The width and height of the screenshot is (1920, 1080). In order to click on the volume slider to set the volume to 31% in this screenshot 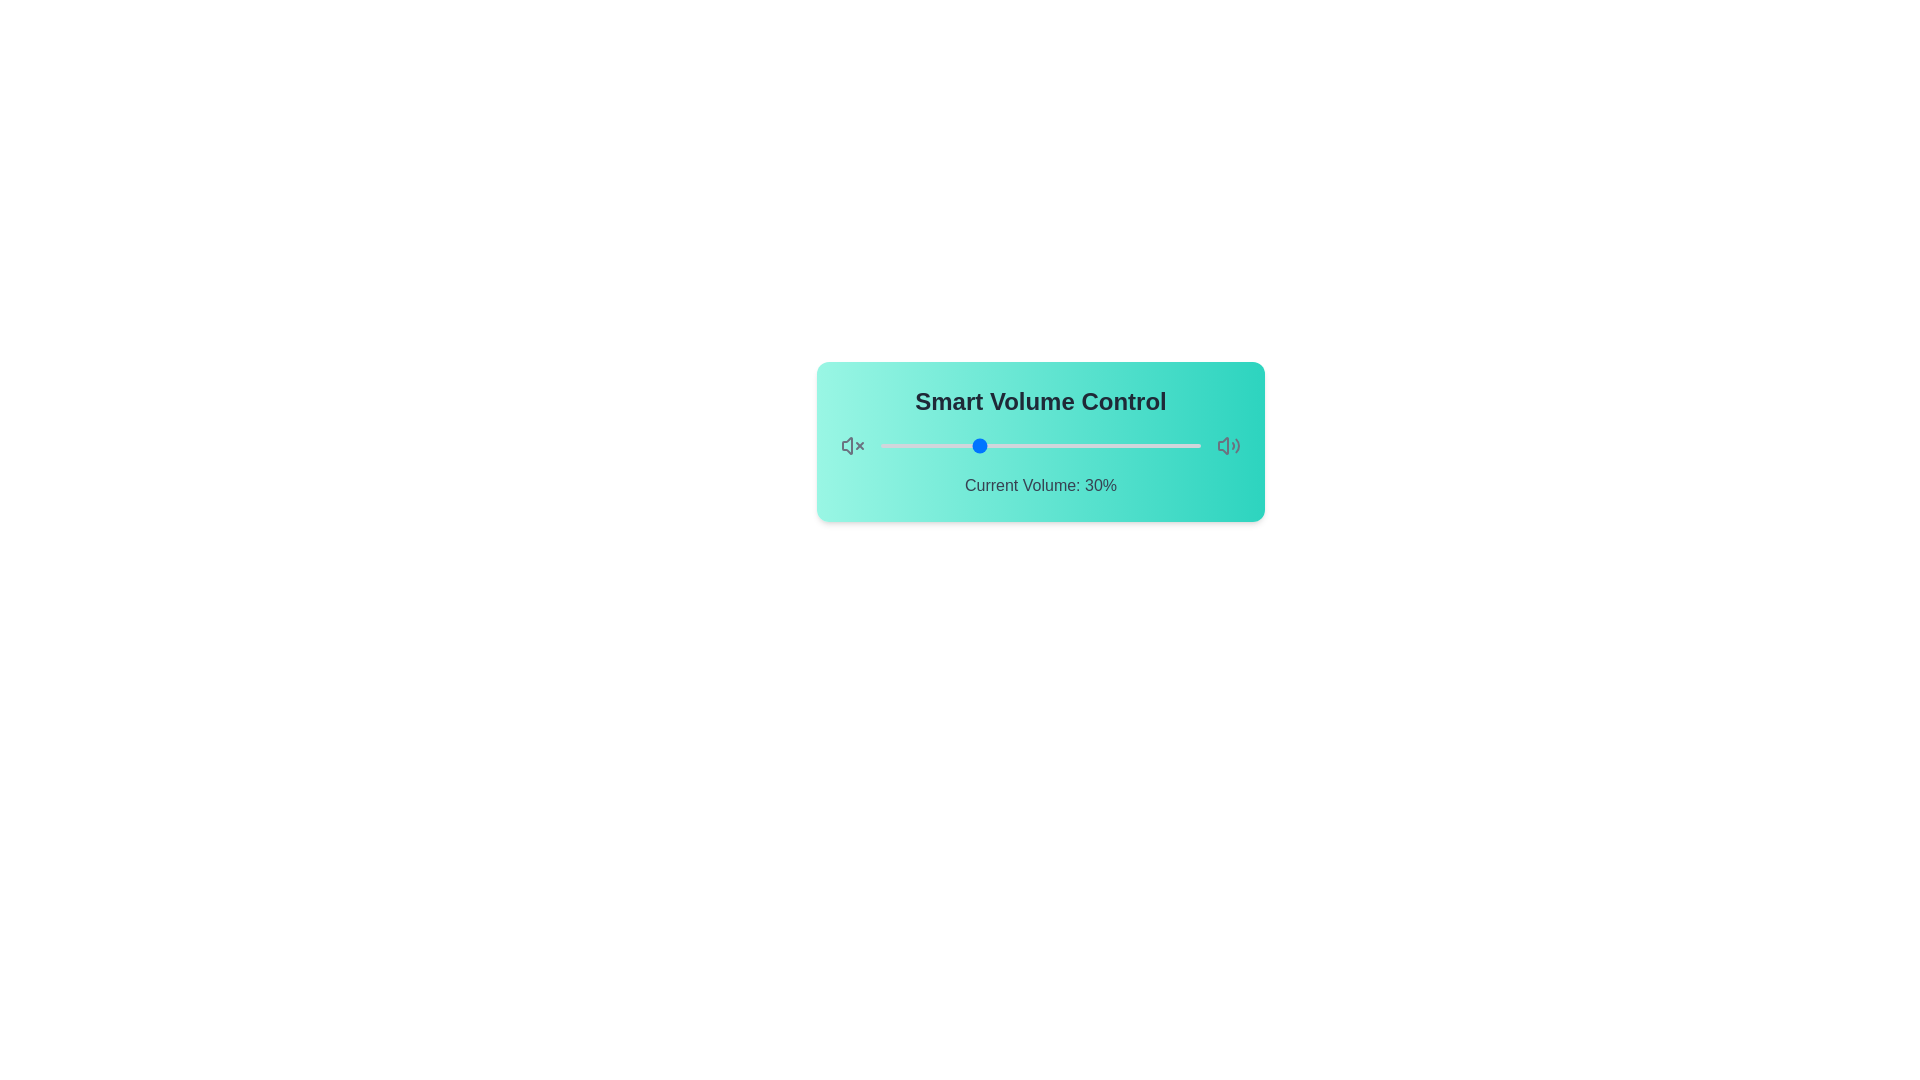, I will do `click(980, 445)`.